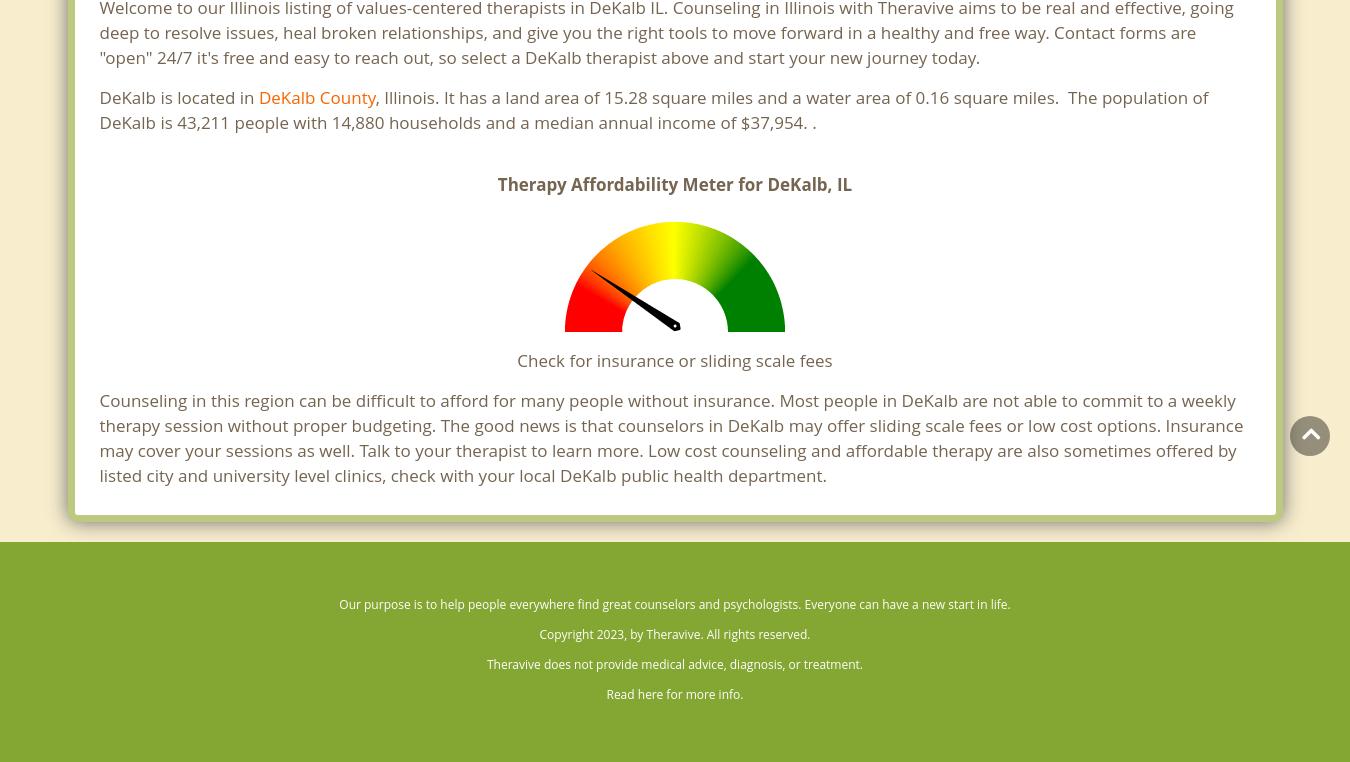 Image resolution: width=1350 pixels, height=762 pixels. Describe the element at coordinates (674, 663) in the screenshot. I see `'Theravive does not provide medical advice, diagnosis, or treatment.'` at that location.